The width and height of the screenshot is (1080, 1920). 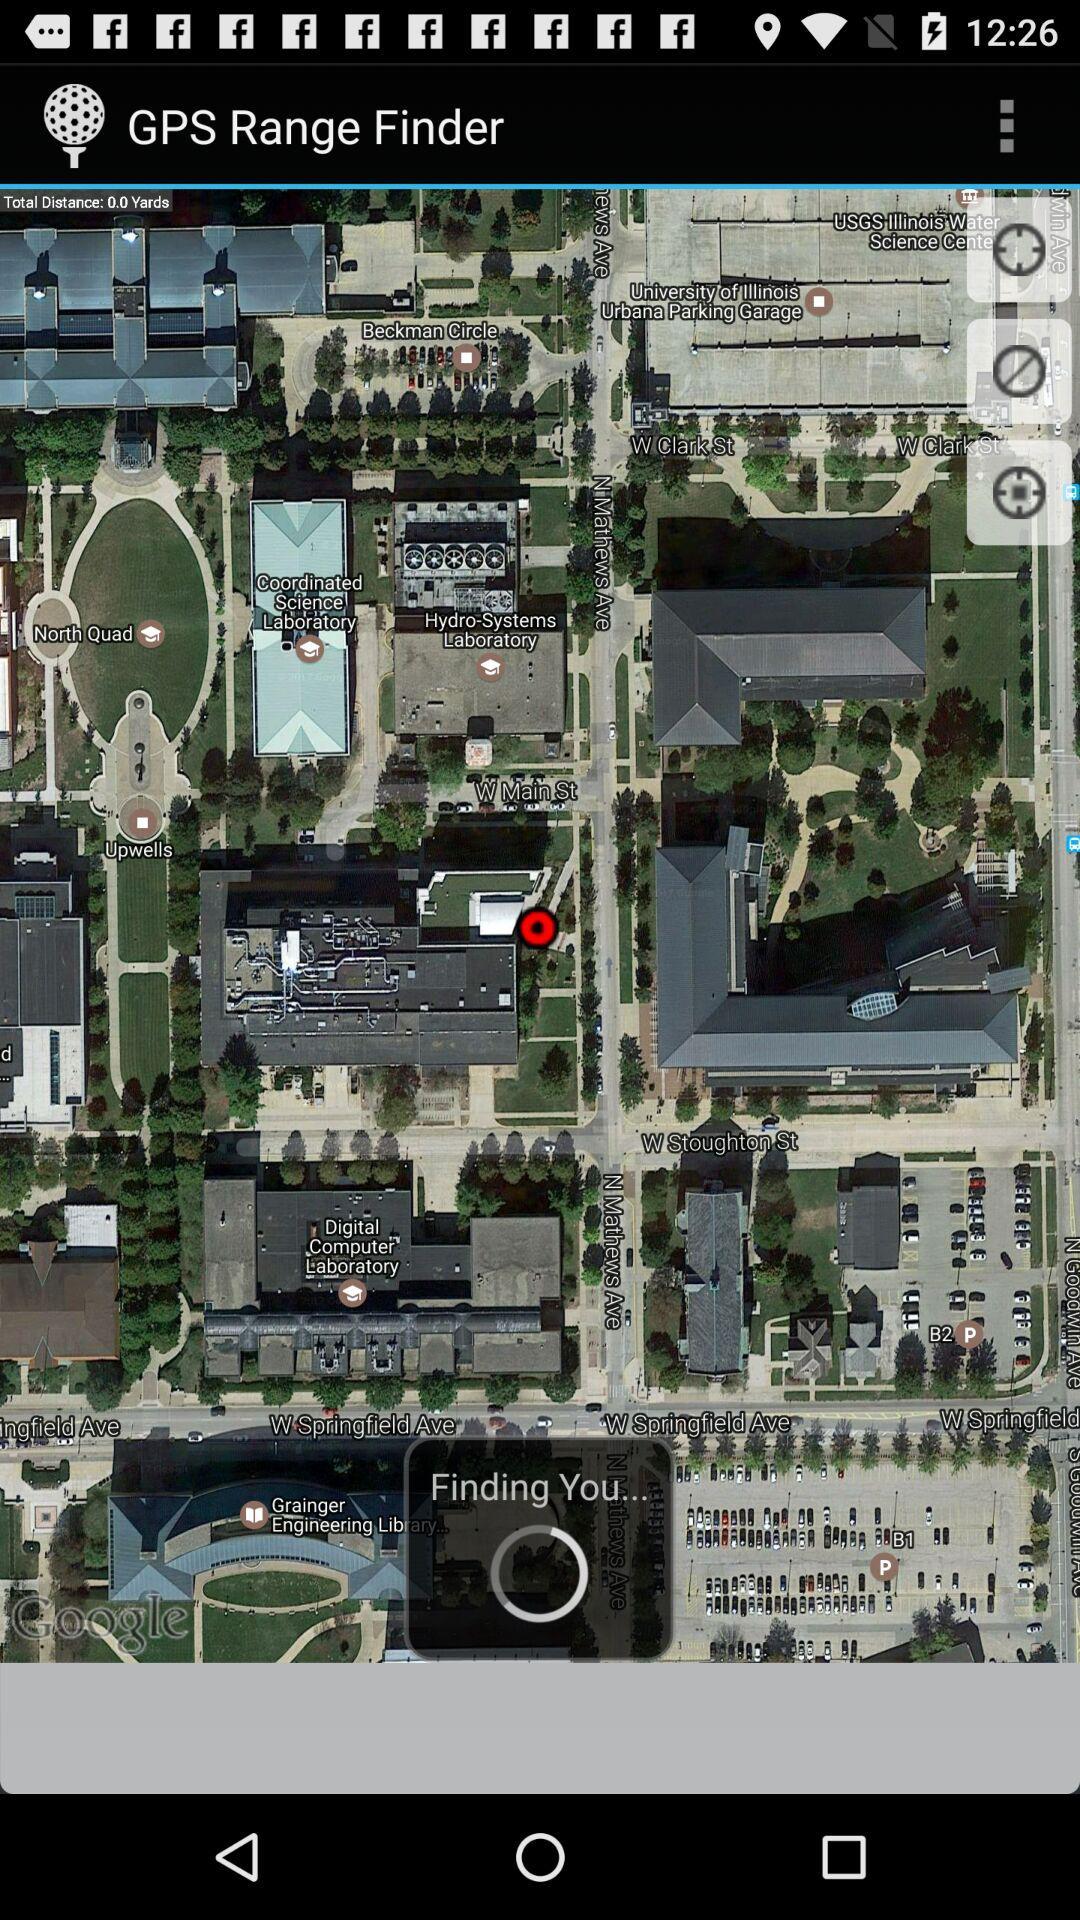 What do you see at coordinates (1019, 266) in the screenshot?
I see `the location_crosshair icon` at bounding box center [1019, 266].